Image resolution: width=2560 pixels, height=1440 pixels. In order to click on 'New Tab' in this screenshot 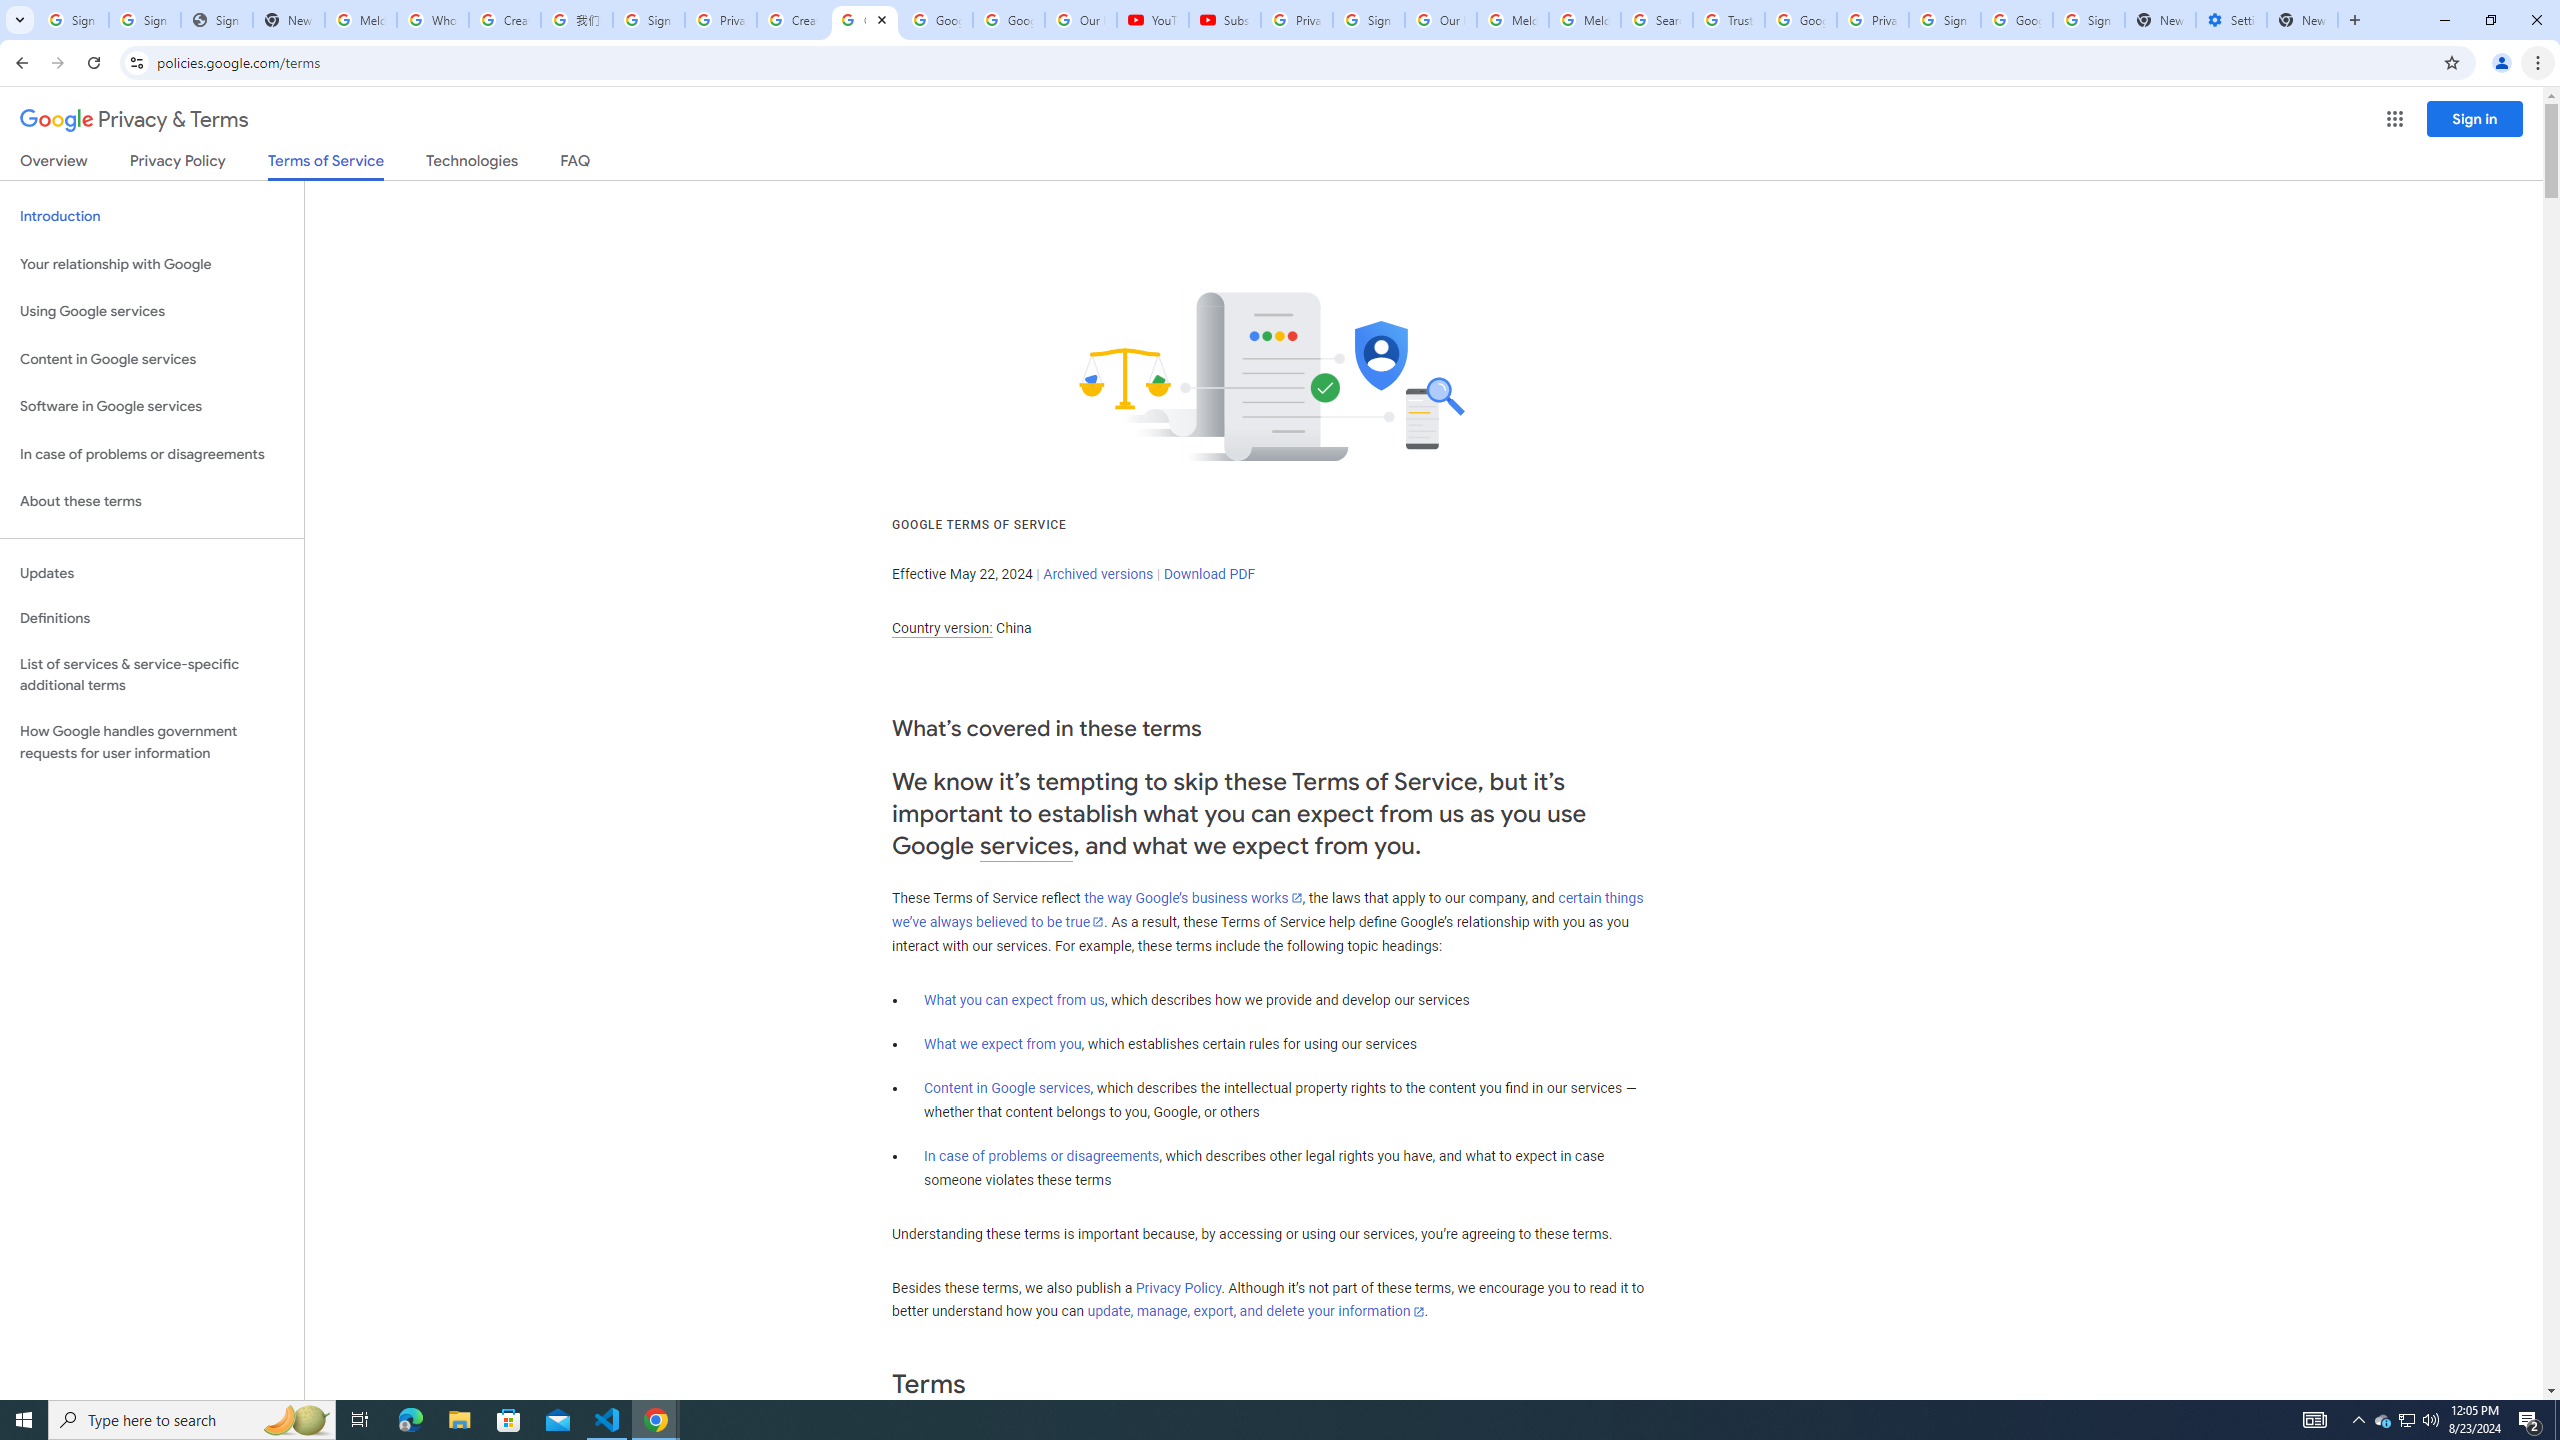, I will do `click(2302, 19)`.